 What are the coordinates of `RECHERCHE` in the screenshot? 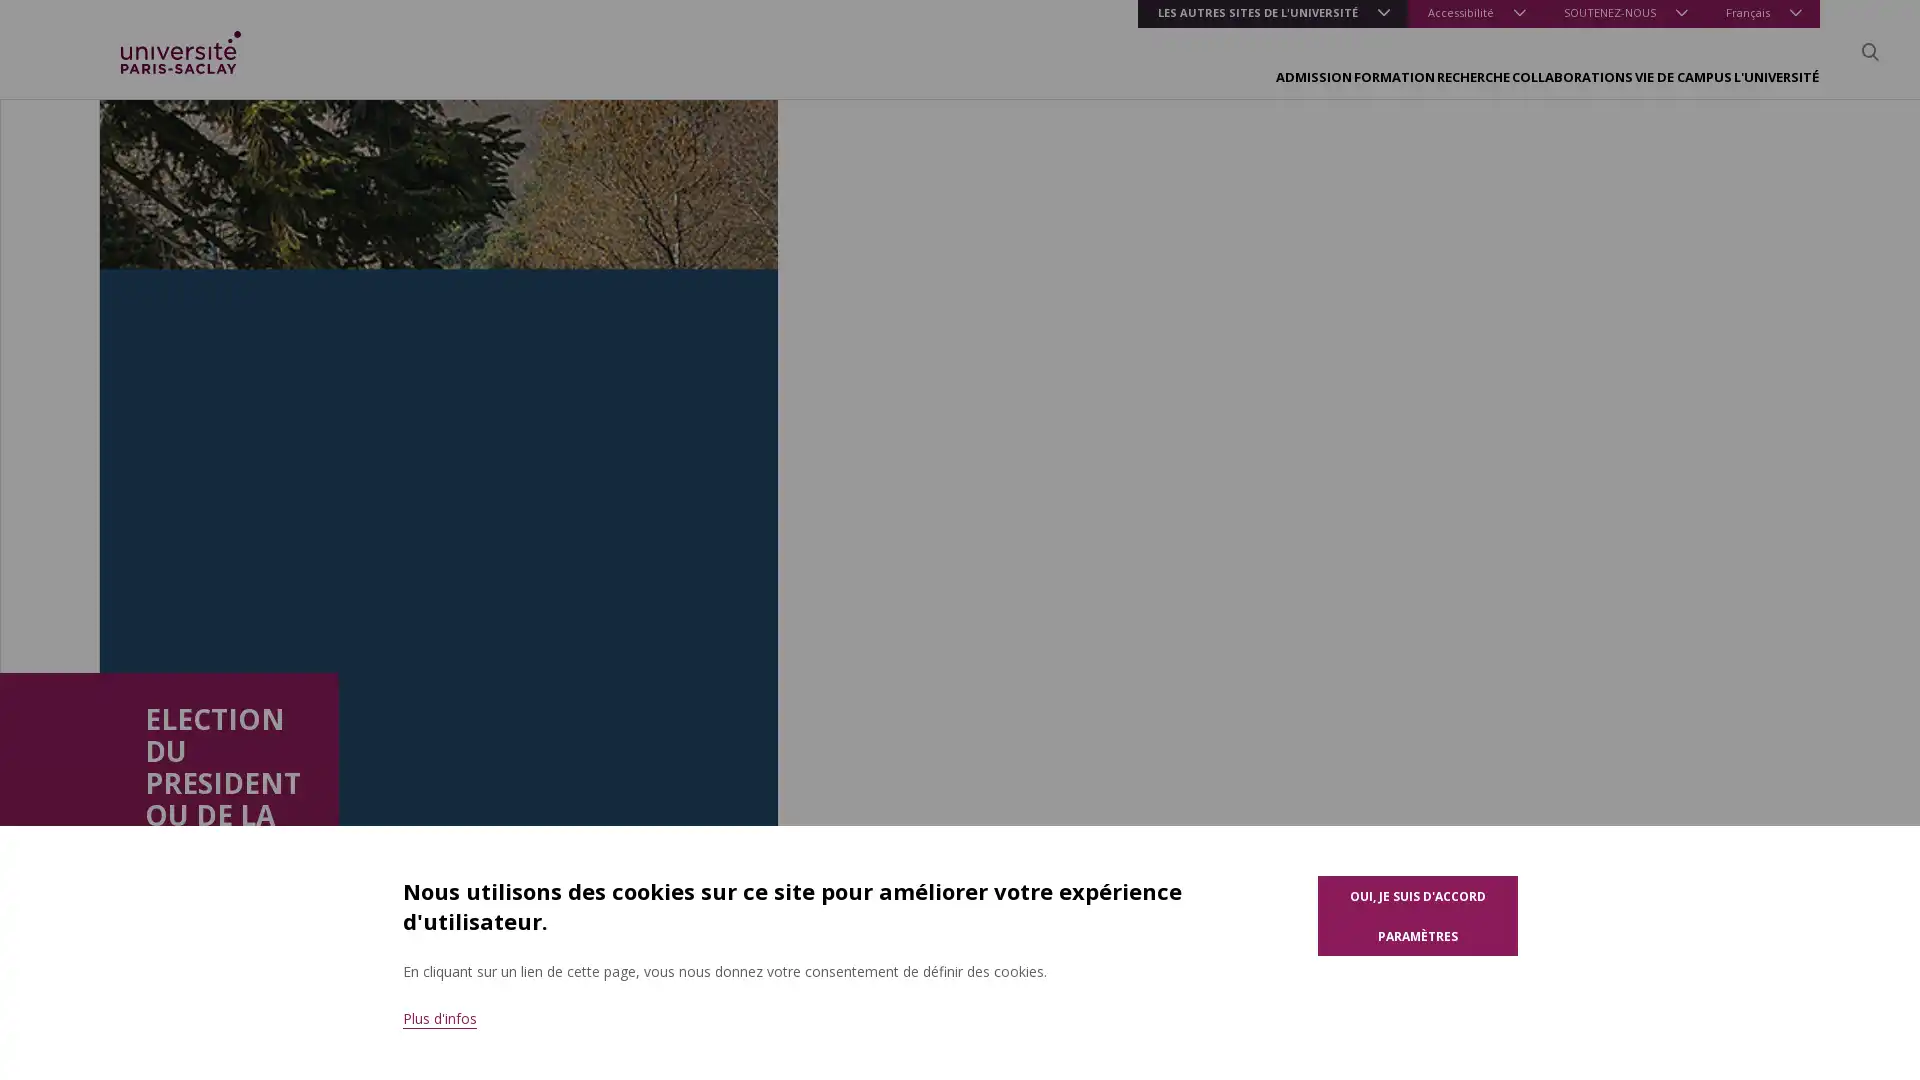 It's located at (1269, 68).